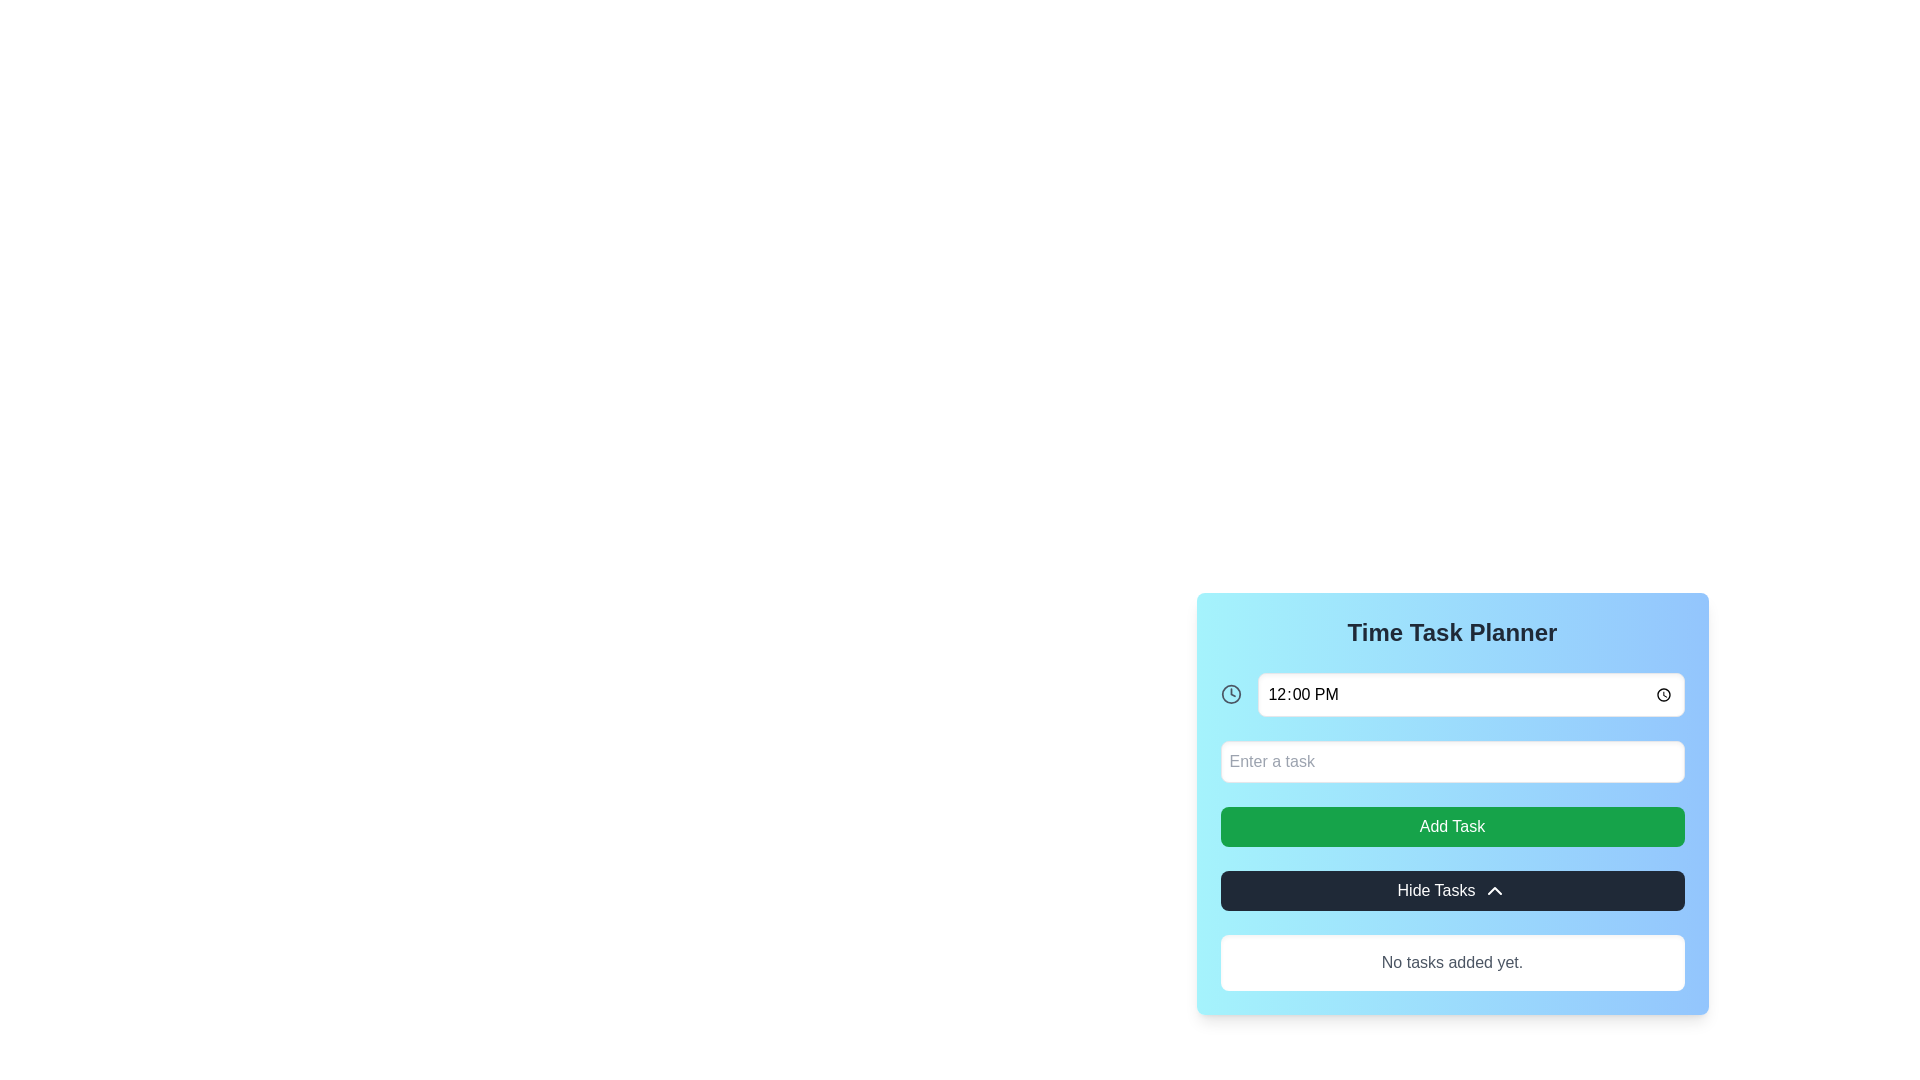  I want to click on the upward-pointing chevron icon located inside the 'Hide Tasks' button within the 'Time Task Planner' section, so click(1495, 890).